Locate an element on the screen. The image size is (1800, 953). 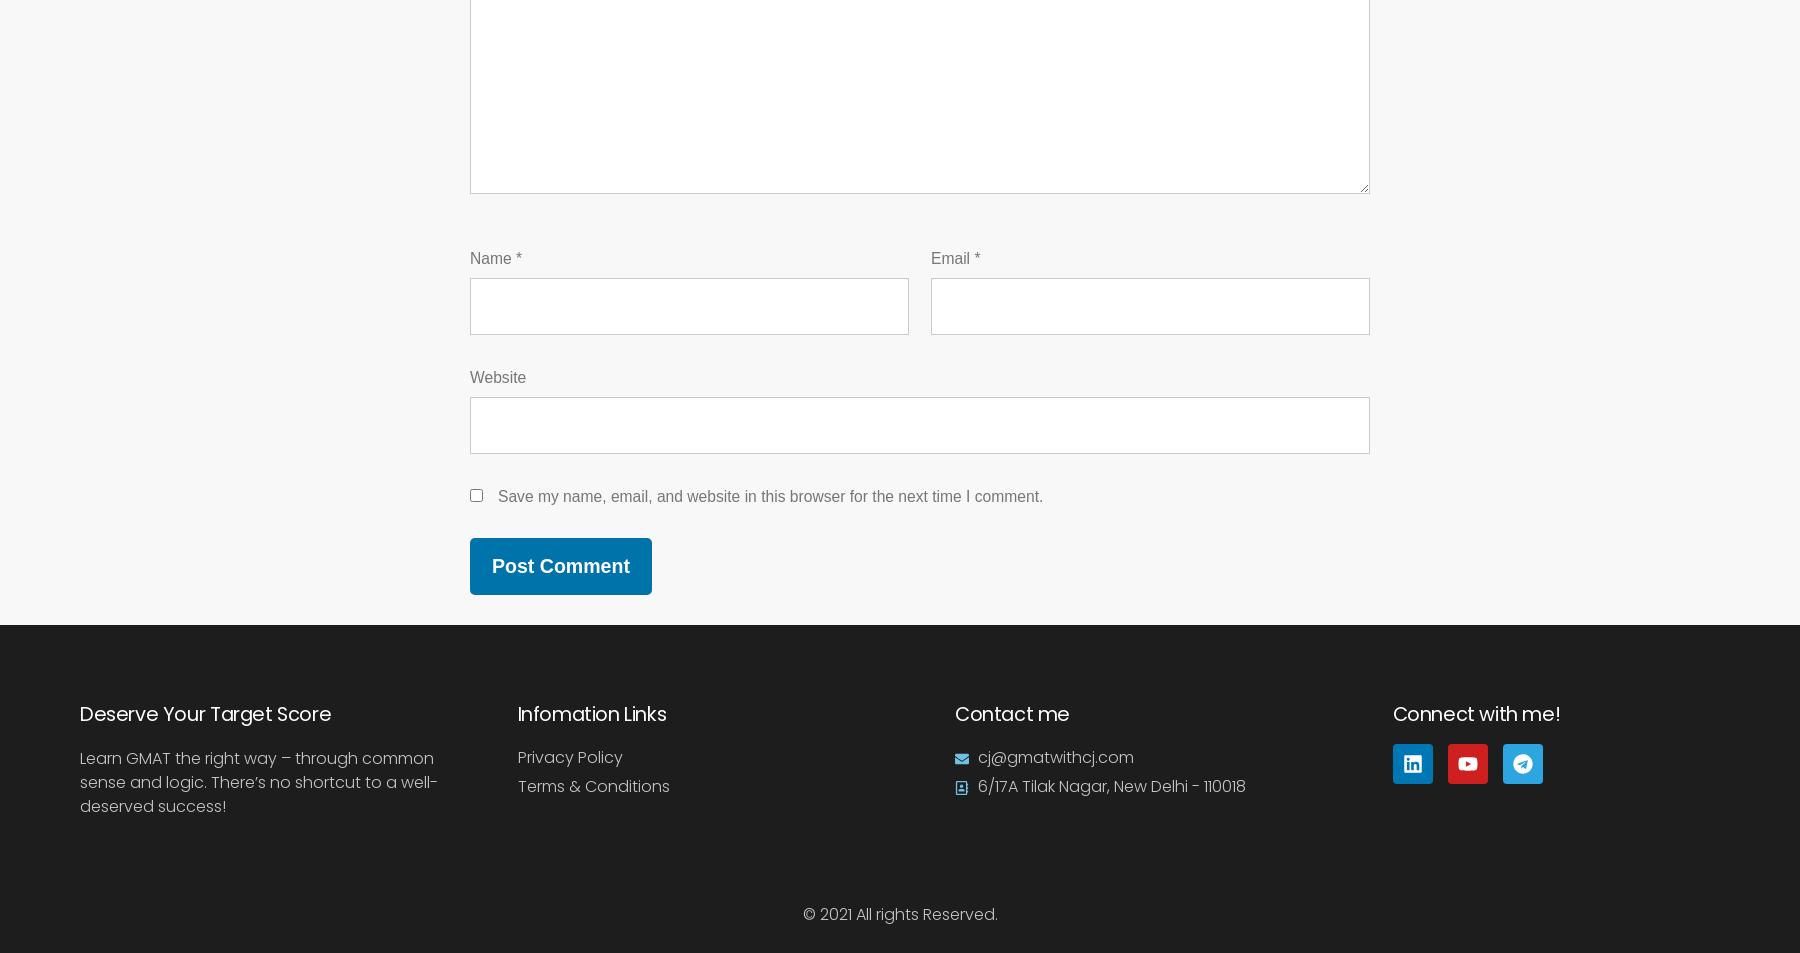
'6/17A Tilak Nagar, New Delhi - 110018' is located at coordinates (1110, 785).